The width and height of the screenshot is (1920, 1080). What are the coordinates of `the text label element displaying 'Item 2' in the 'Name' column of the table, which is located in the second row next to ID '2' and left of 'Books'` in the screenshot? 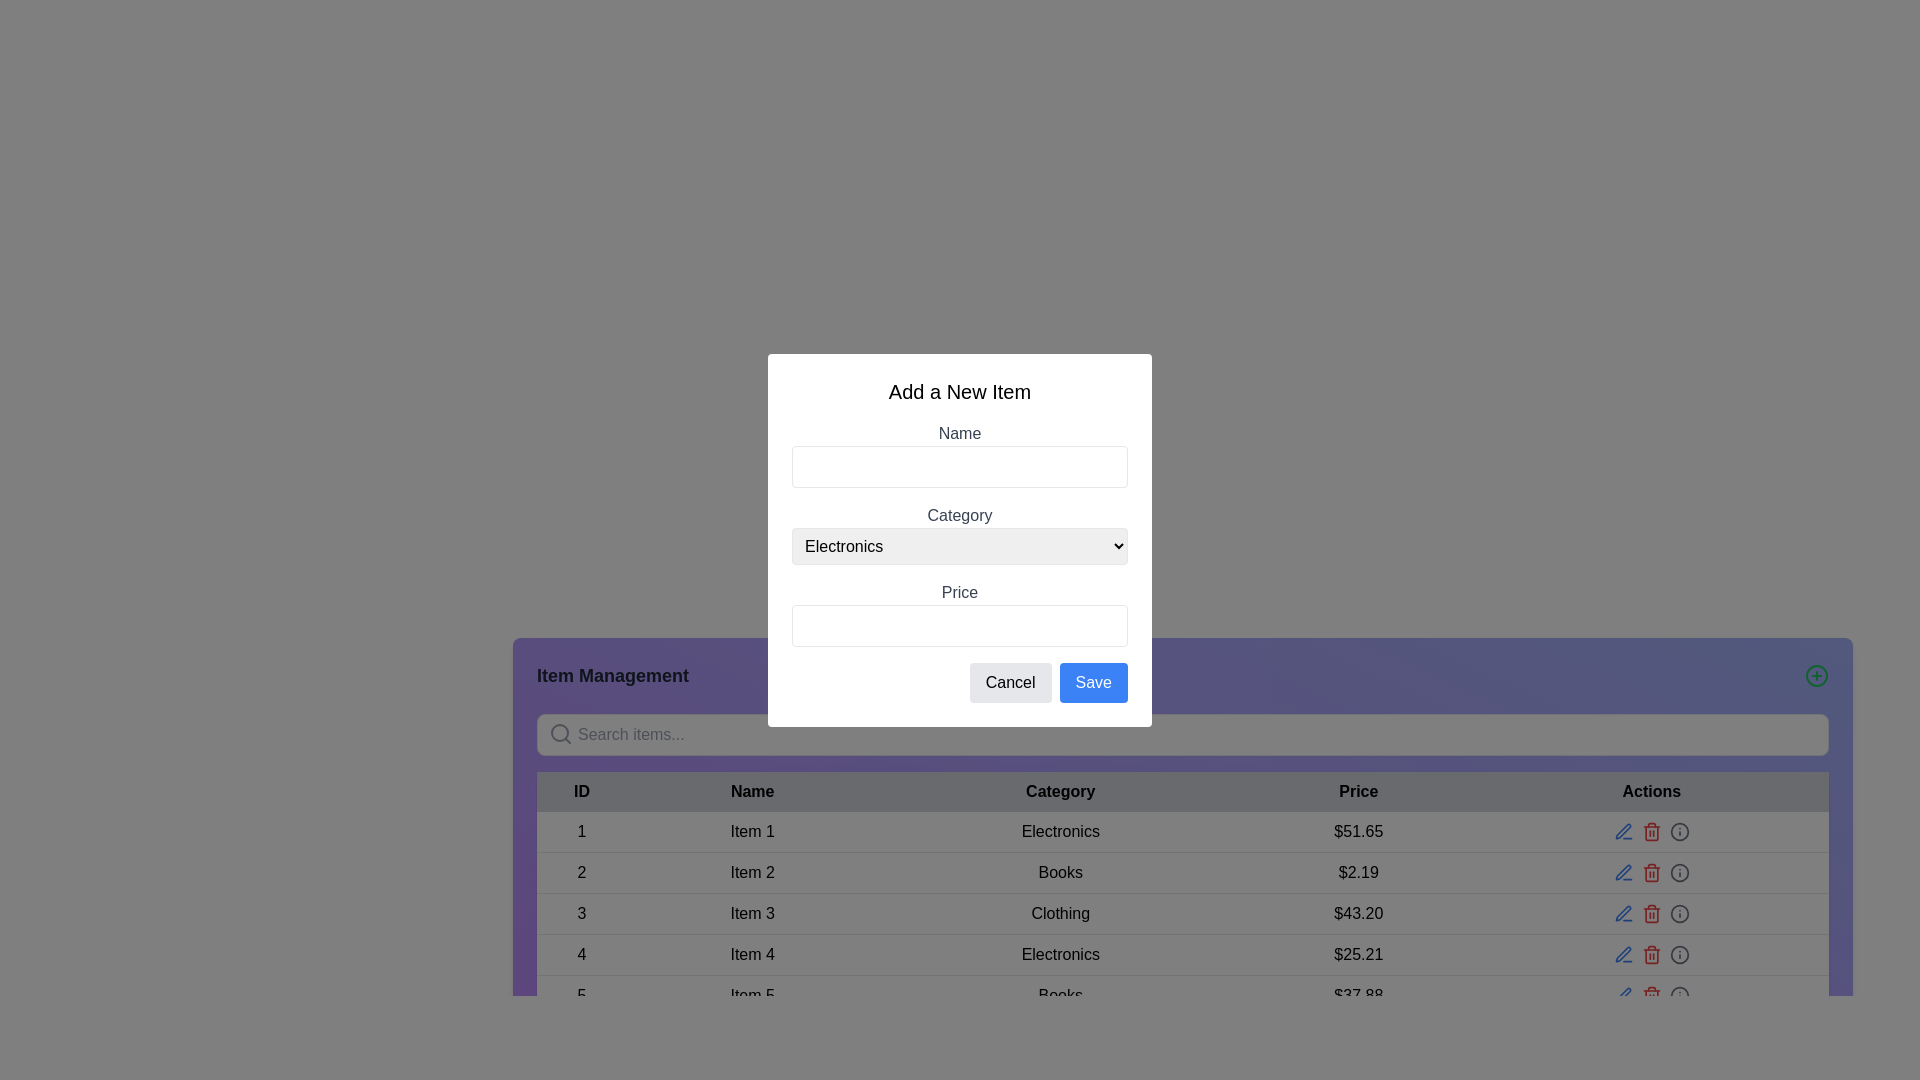 It's located at (751, 871).